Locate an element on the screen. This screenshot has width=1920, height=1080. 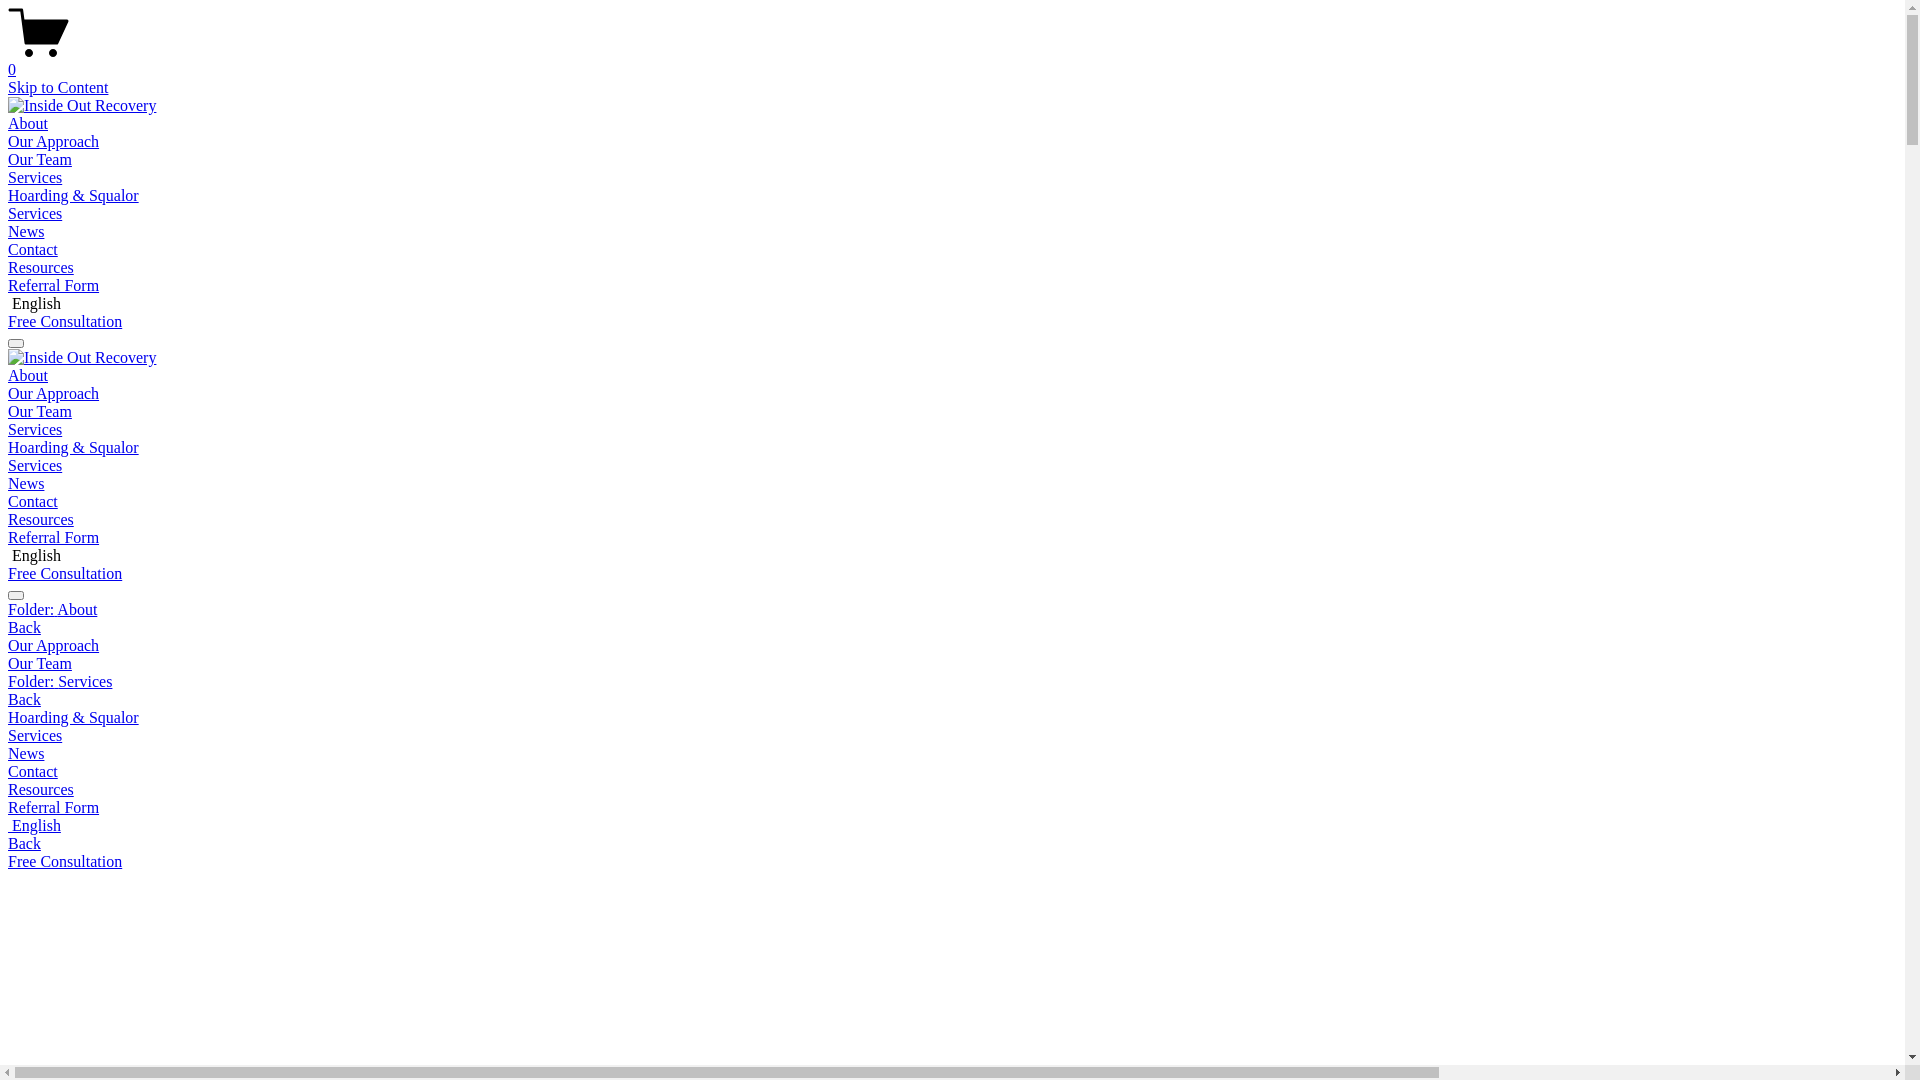
'Hoarding & Squalor' is located at coordinates (73, 446).